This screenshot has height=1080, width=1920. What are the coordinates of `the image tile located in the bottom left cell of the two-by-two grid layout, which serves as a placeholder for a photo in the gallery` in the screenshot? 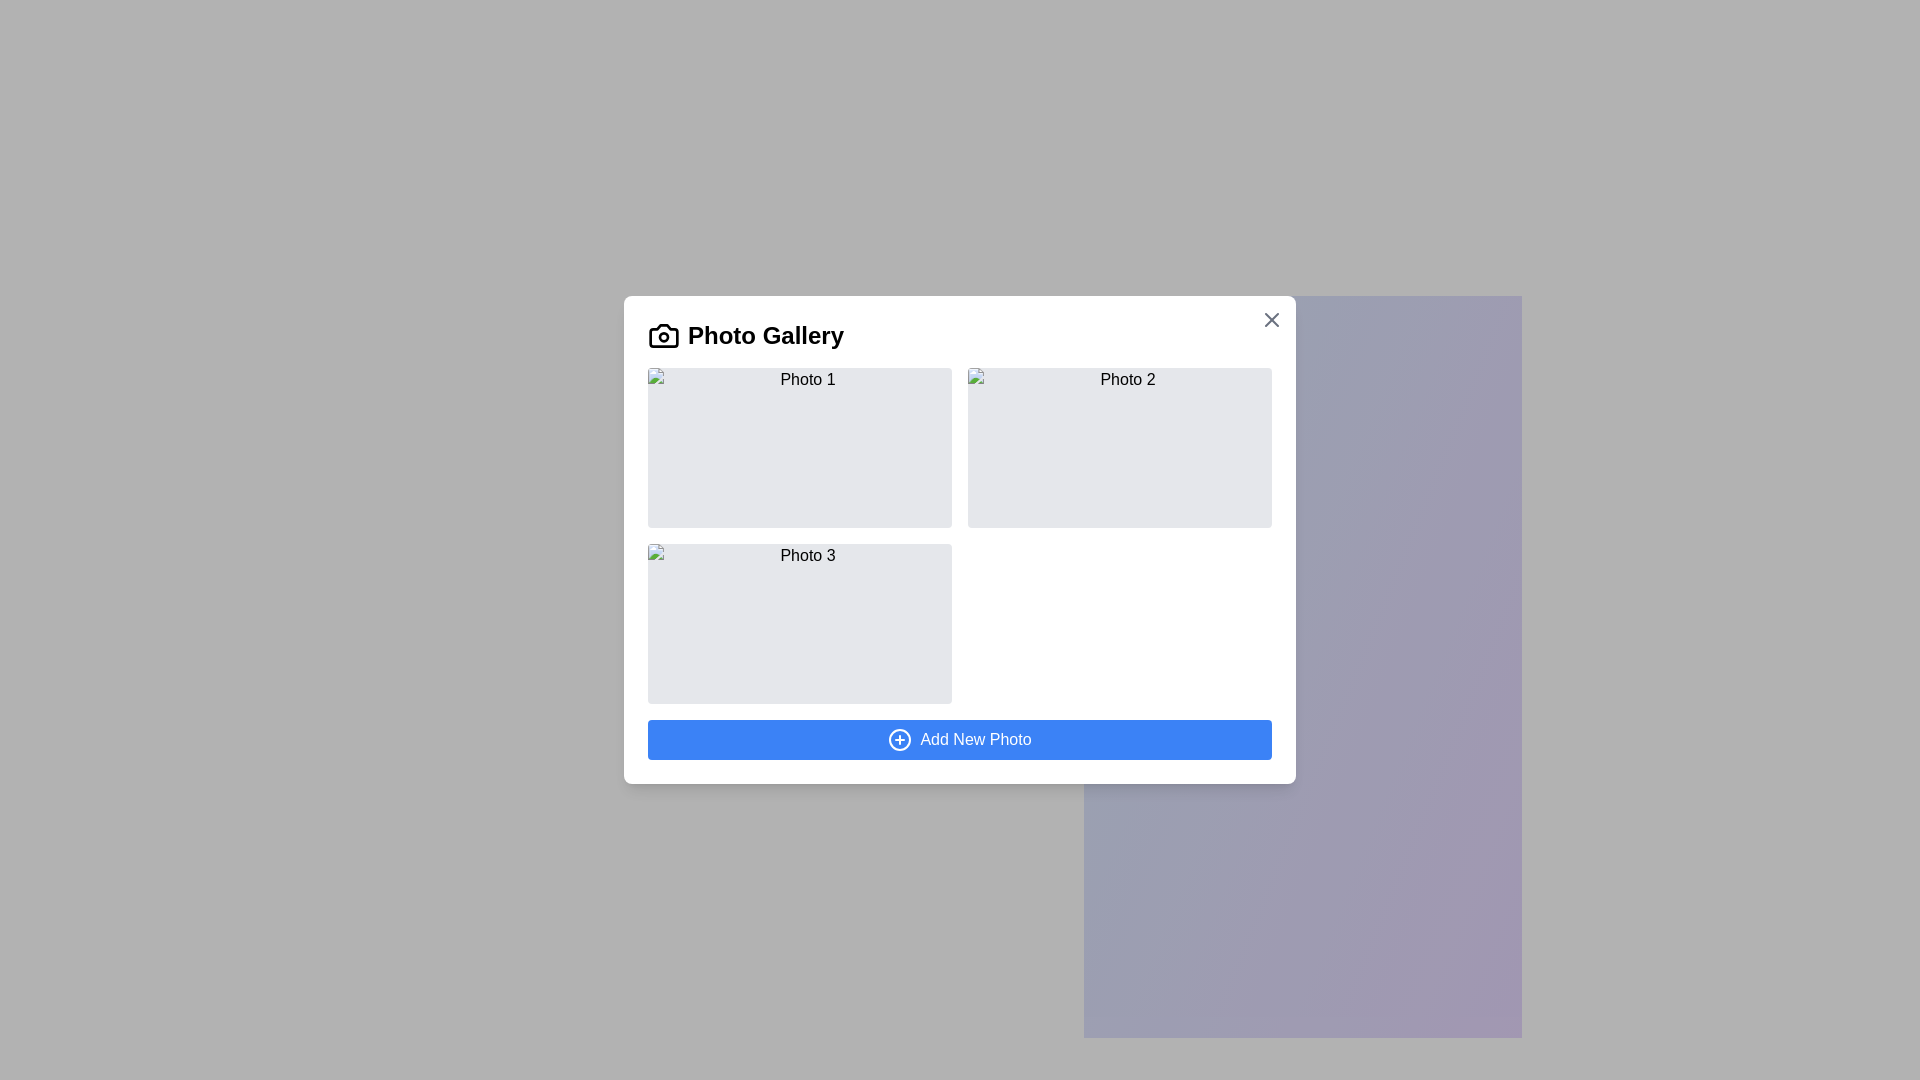 It's located at (800, 623).